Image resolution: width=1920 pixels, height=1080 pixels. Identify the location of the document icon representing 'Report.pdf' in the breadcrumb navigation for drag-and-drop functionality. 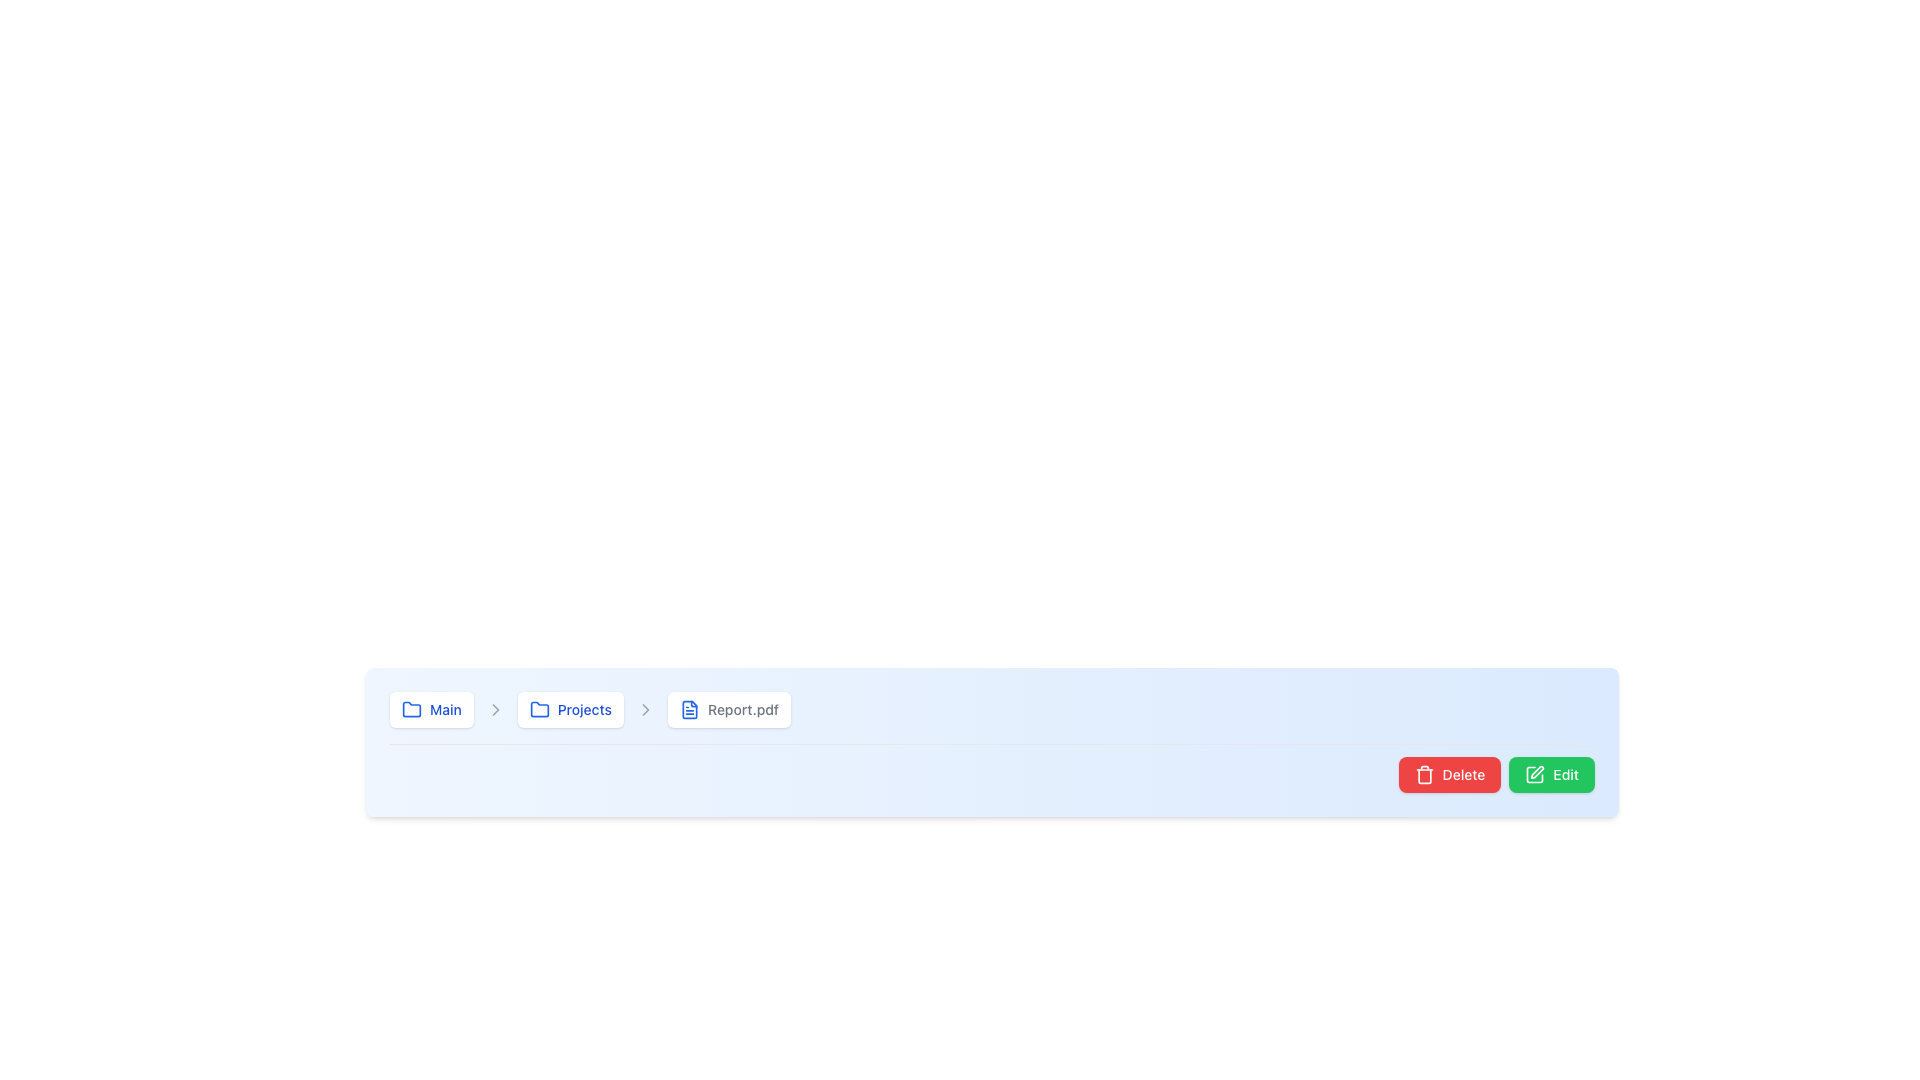
(690, 708).